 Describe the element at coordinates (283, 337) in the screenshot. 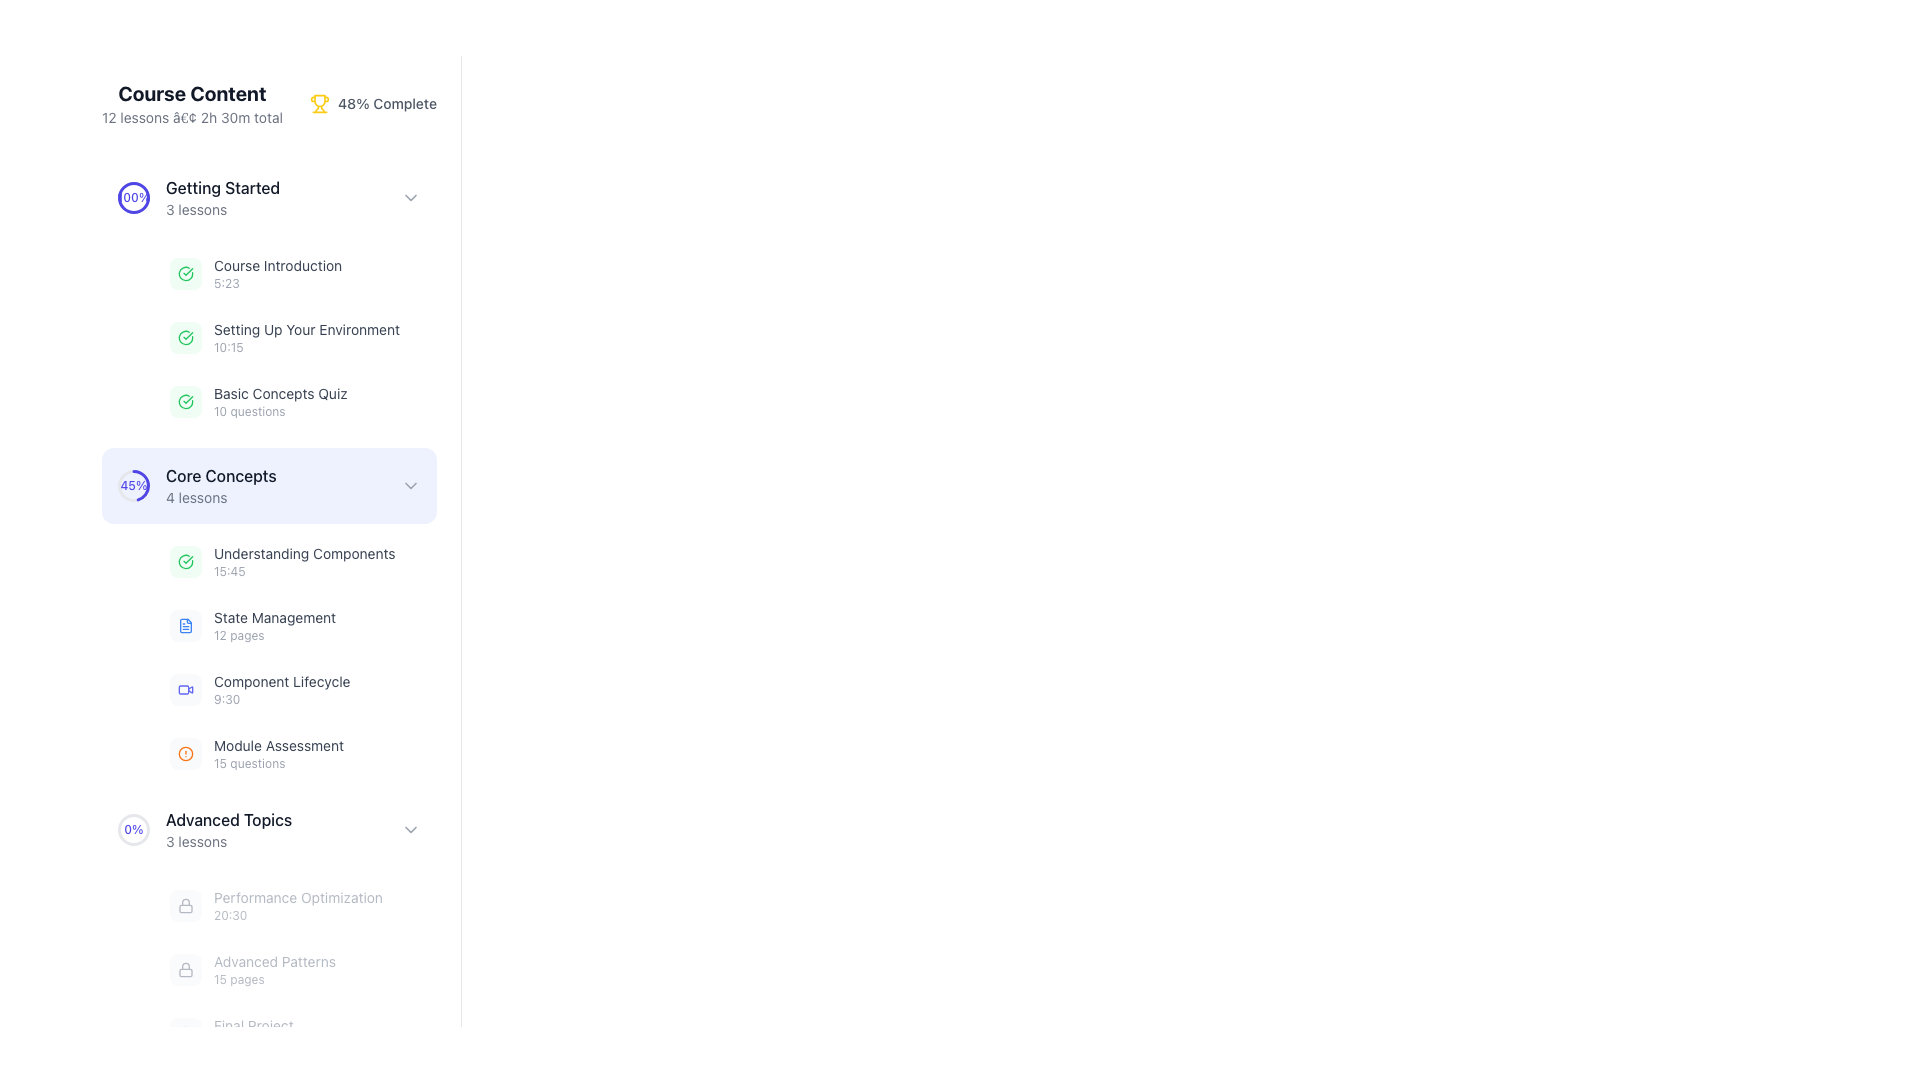

I see `the list item displaying 'Setting Up Your Environment' with a green checkmark icon, located in the 'Getting Started' section` at that location.